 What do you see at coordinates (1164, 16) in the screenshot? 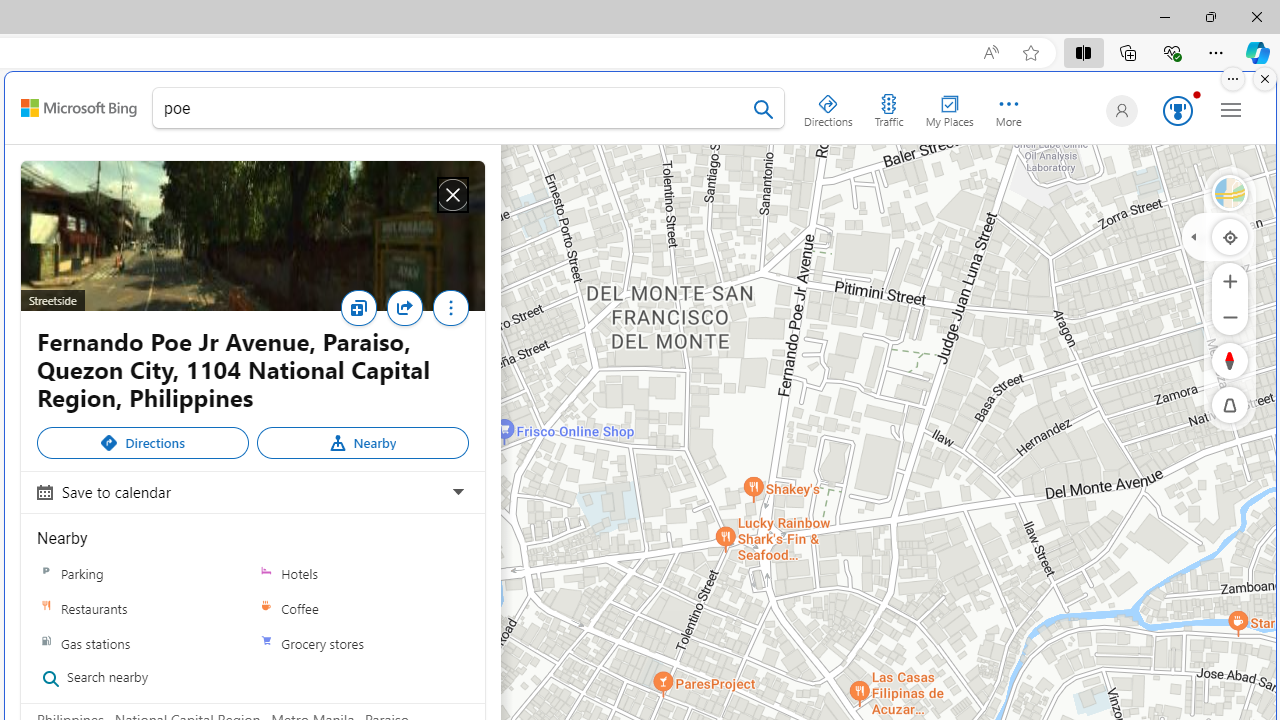
I see `'Minimize'` at bounding box center [1164, 16].